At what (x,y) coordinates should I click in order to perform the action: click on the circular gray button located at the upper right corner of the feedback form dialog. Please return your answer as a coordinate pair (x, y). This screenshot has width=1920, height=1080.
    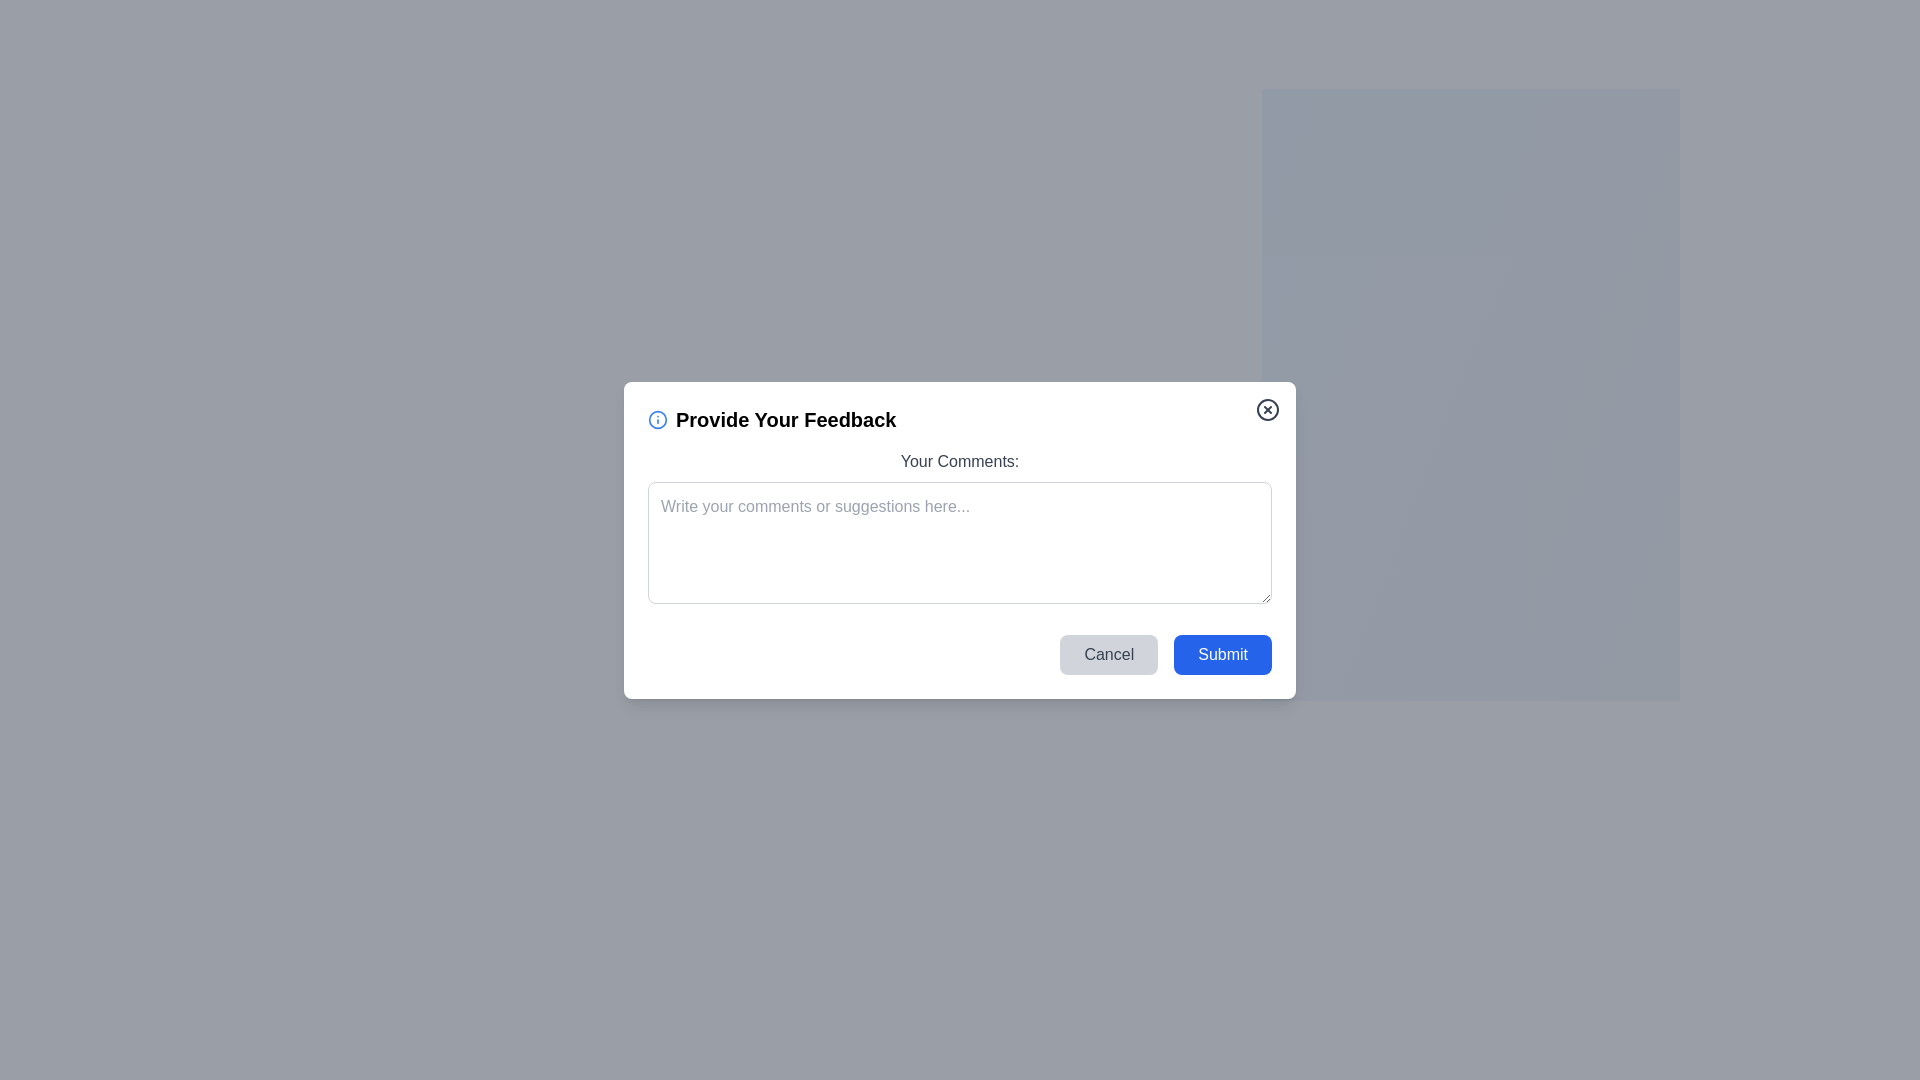
    Looking at the image, I should click on (1266, 408).